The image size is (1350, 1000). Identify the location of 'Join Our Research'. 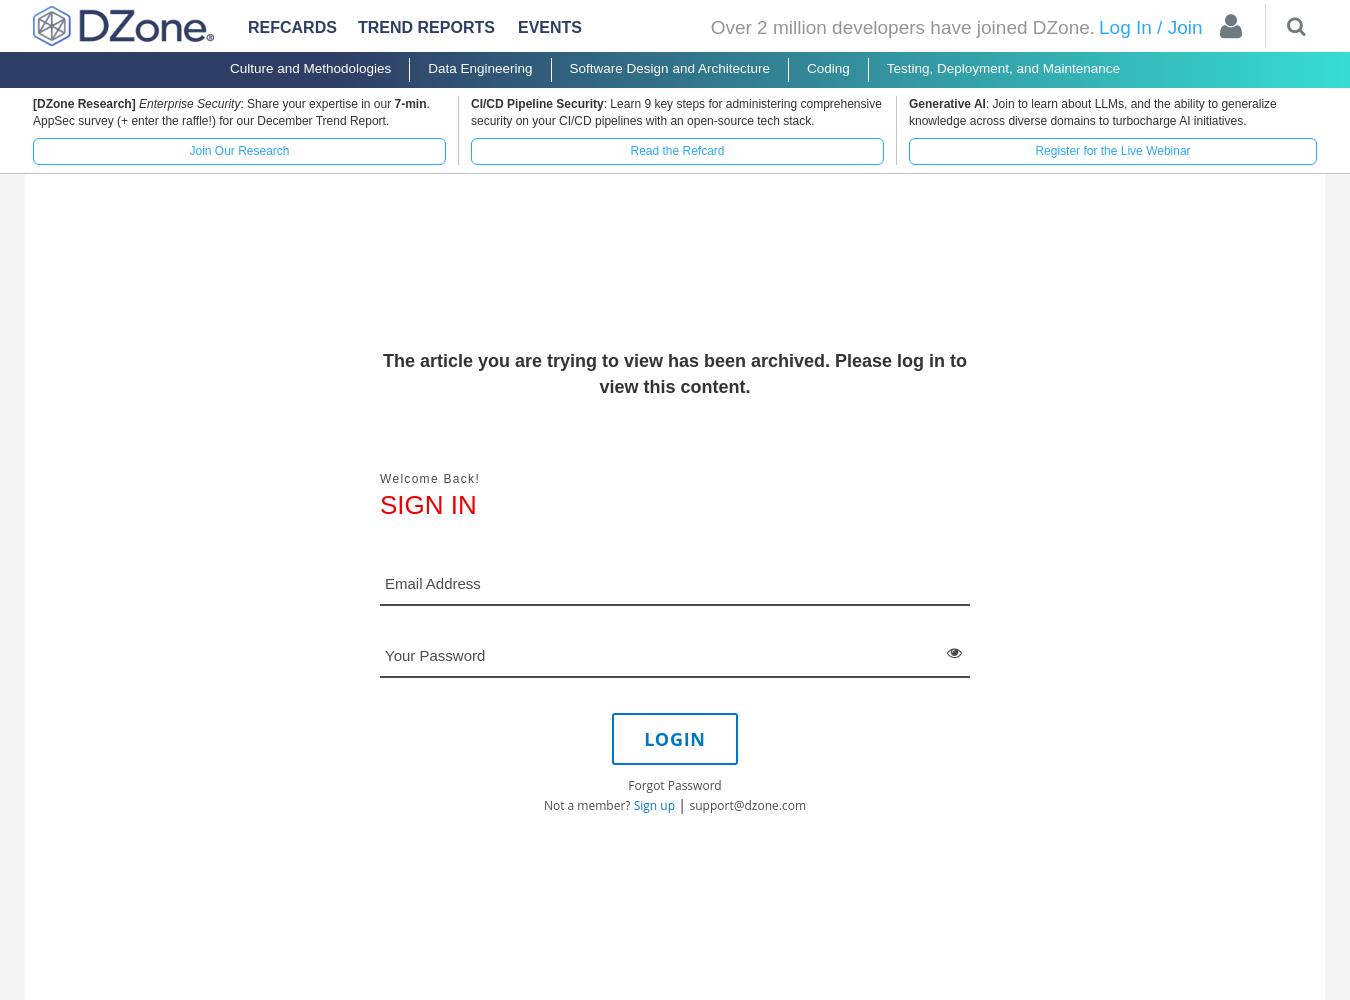
(237, 151).